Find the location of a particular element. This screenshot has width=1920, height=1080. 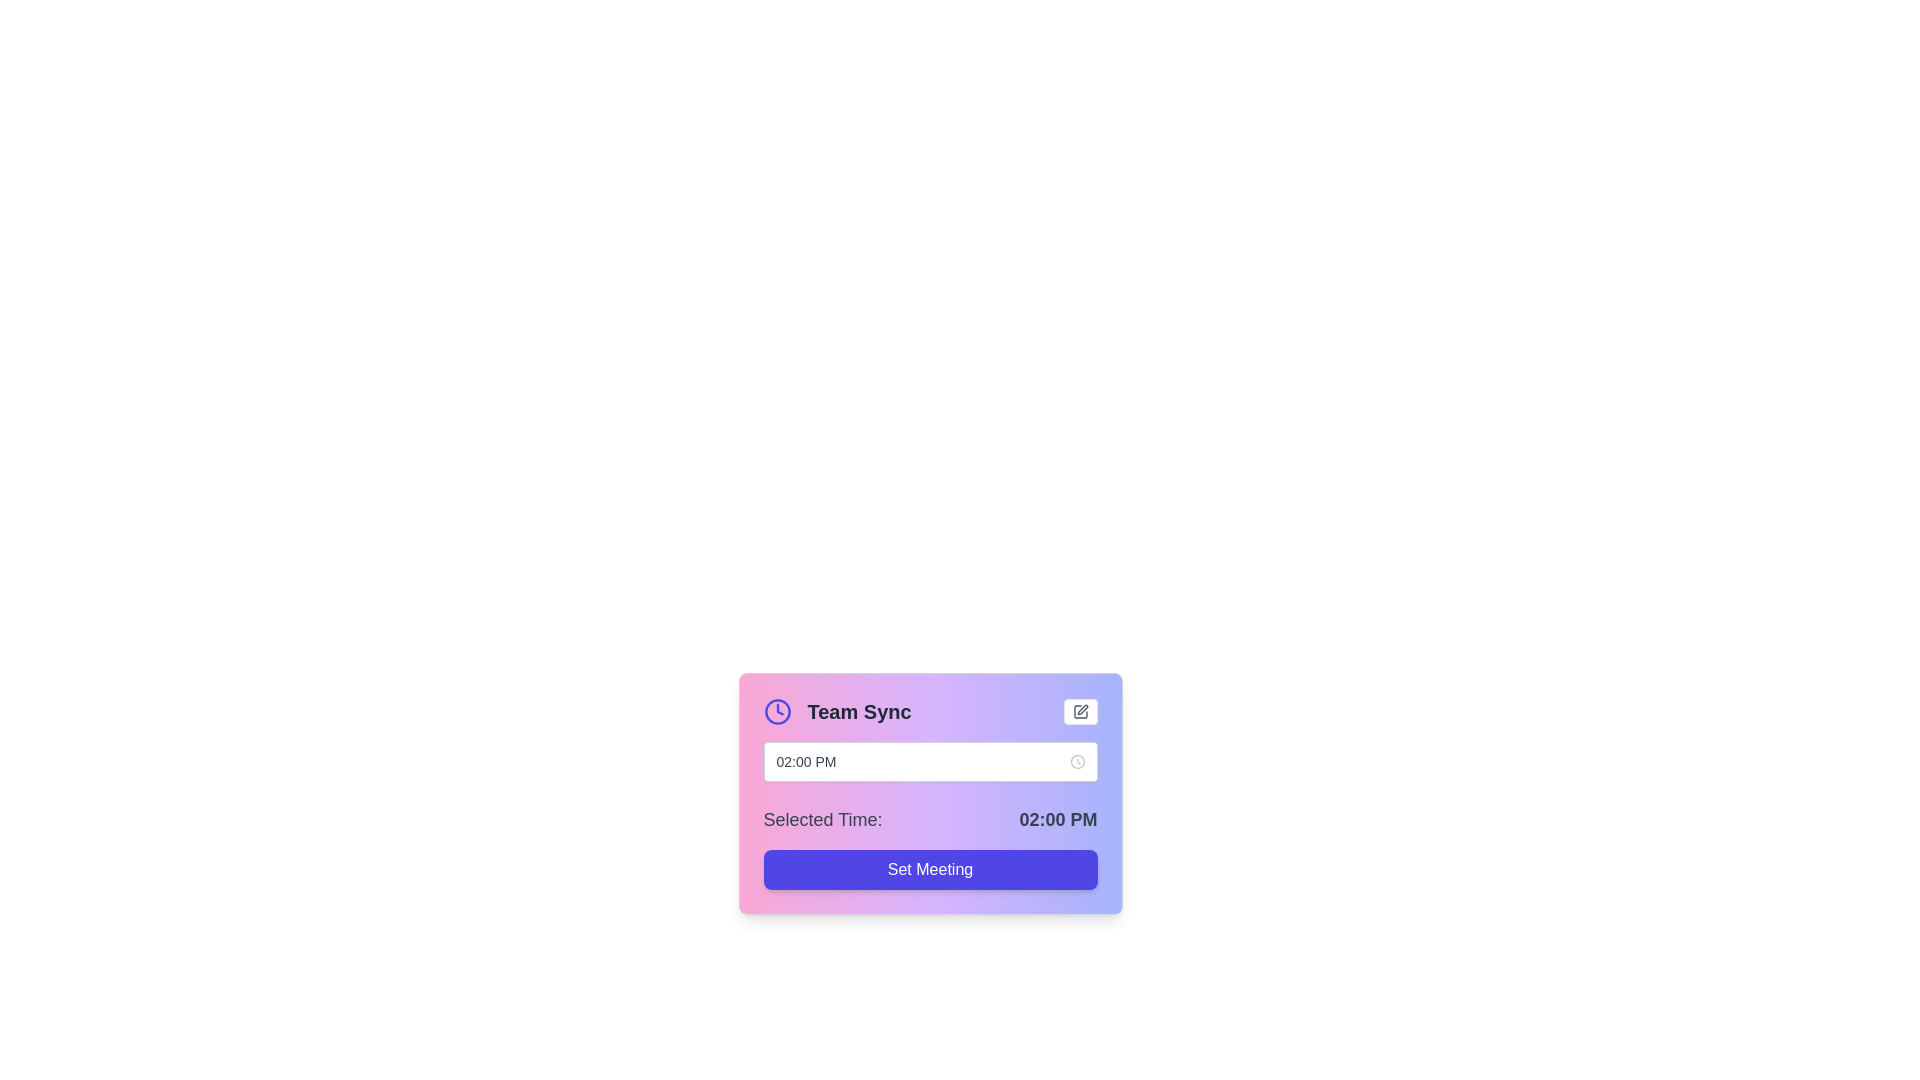

the time selection icon located at the far right of the time input interface to potentially trigger a time picker is located at coordinates (1076, 762).